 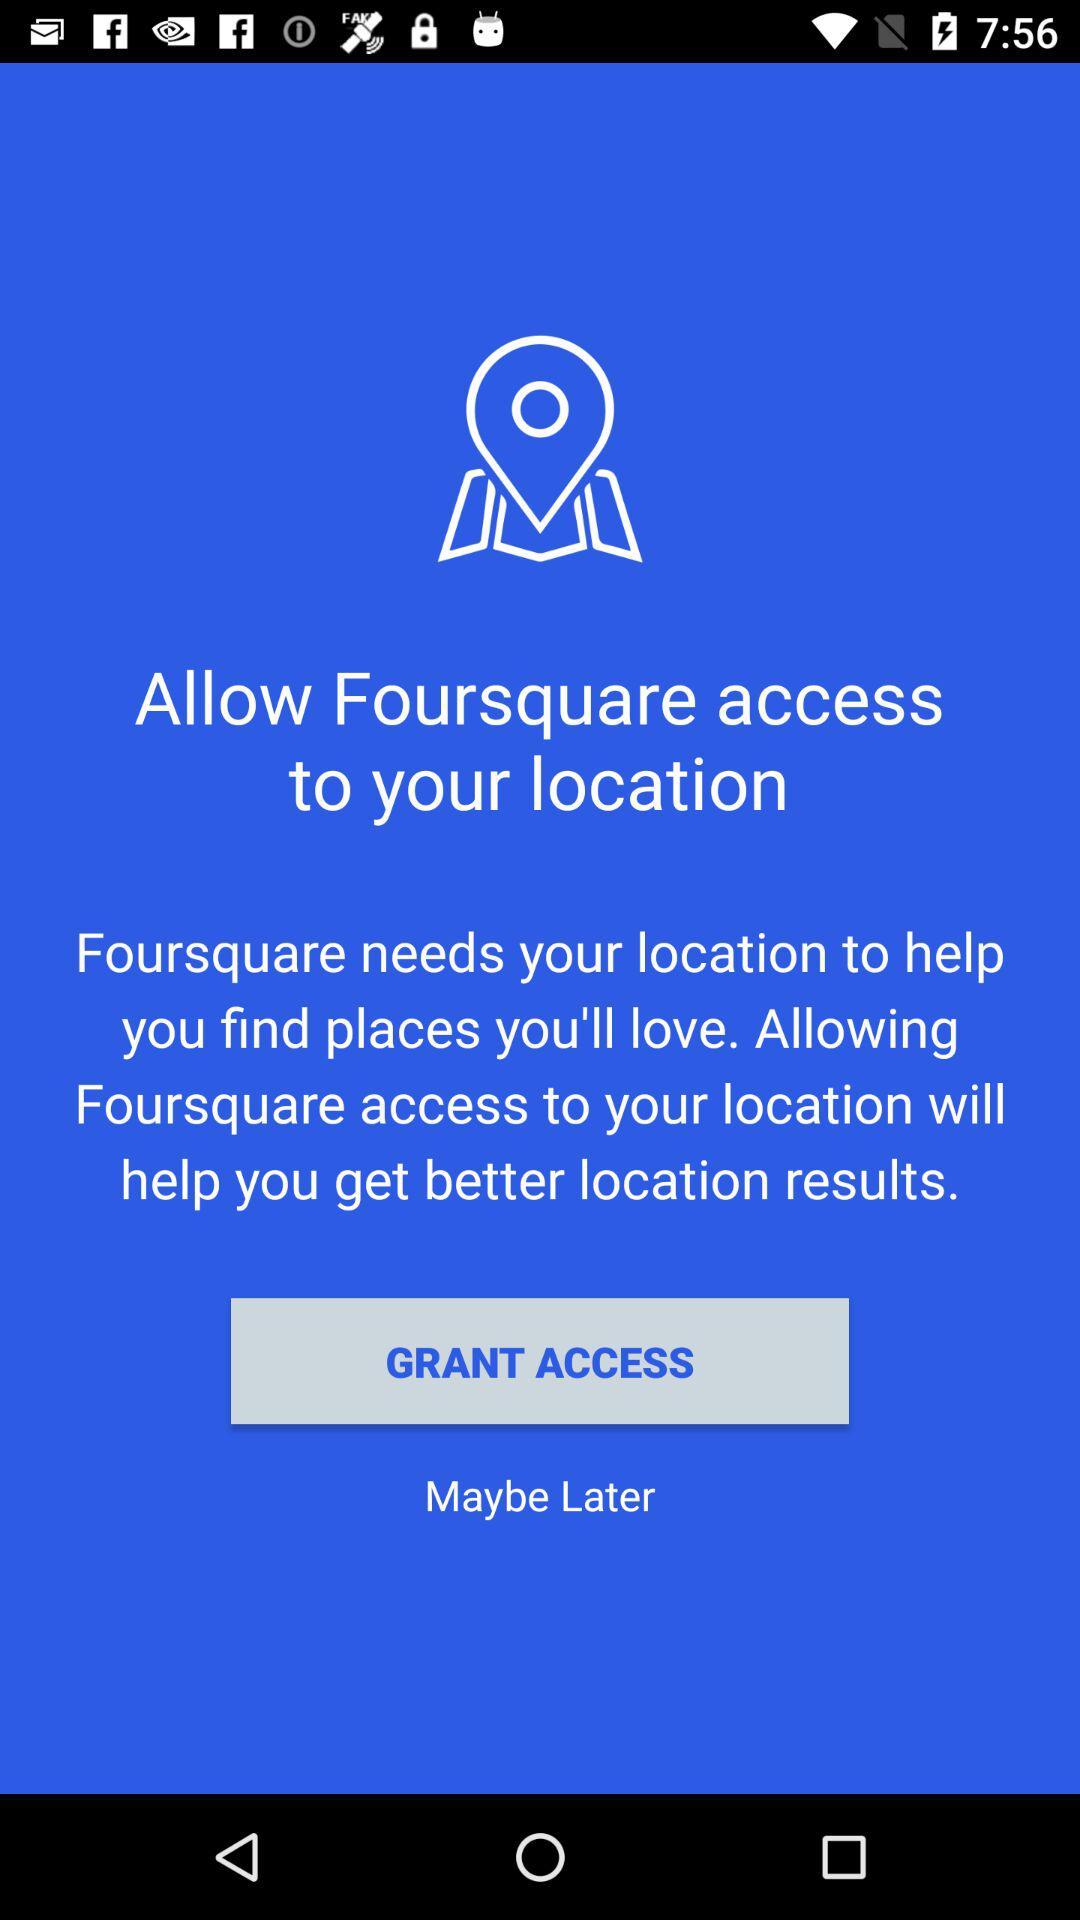 I want to click on grant access icon, so click(x=540, y=1360).